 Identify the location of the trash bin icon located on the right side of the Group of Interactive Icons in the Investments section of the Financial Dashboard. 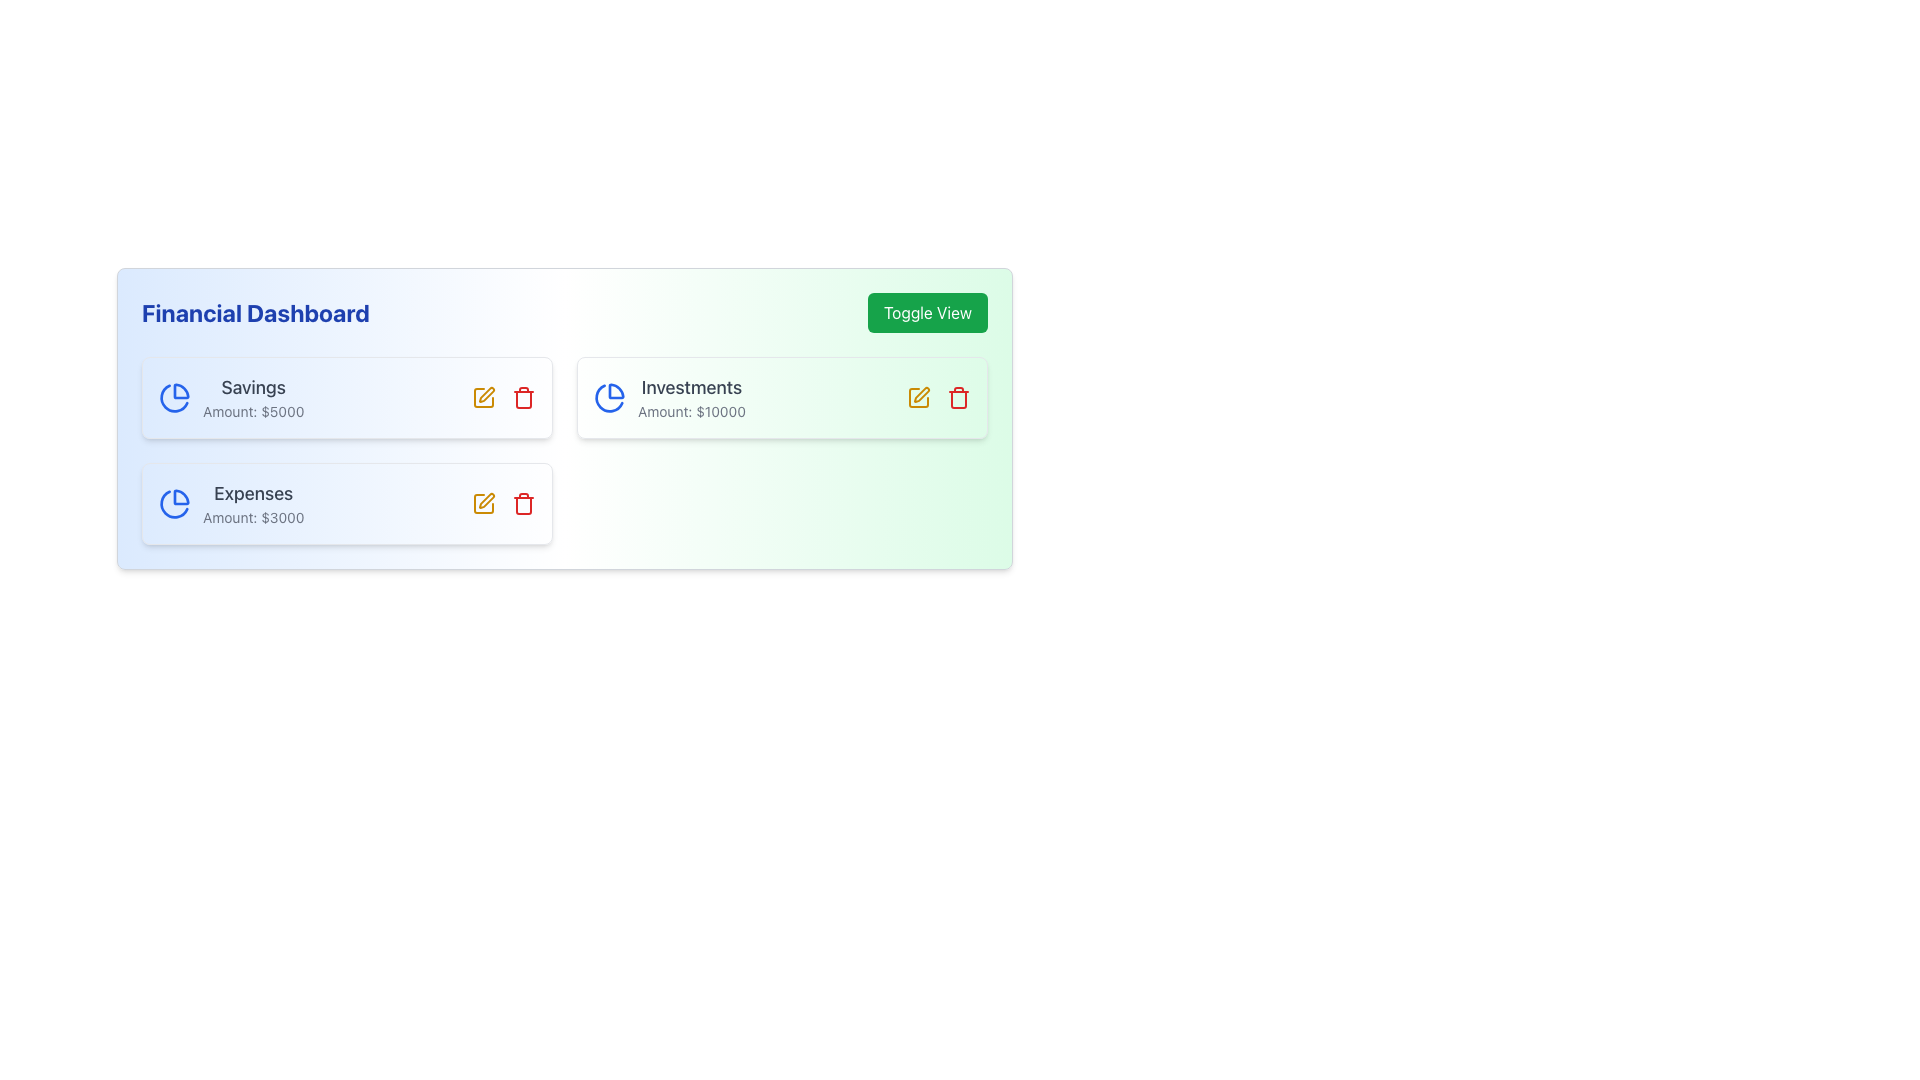
(938, 397).